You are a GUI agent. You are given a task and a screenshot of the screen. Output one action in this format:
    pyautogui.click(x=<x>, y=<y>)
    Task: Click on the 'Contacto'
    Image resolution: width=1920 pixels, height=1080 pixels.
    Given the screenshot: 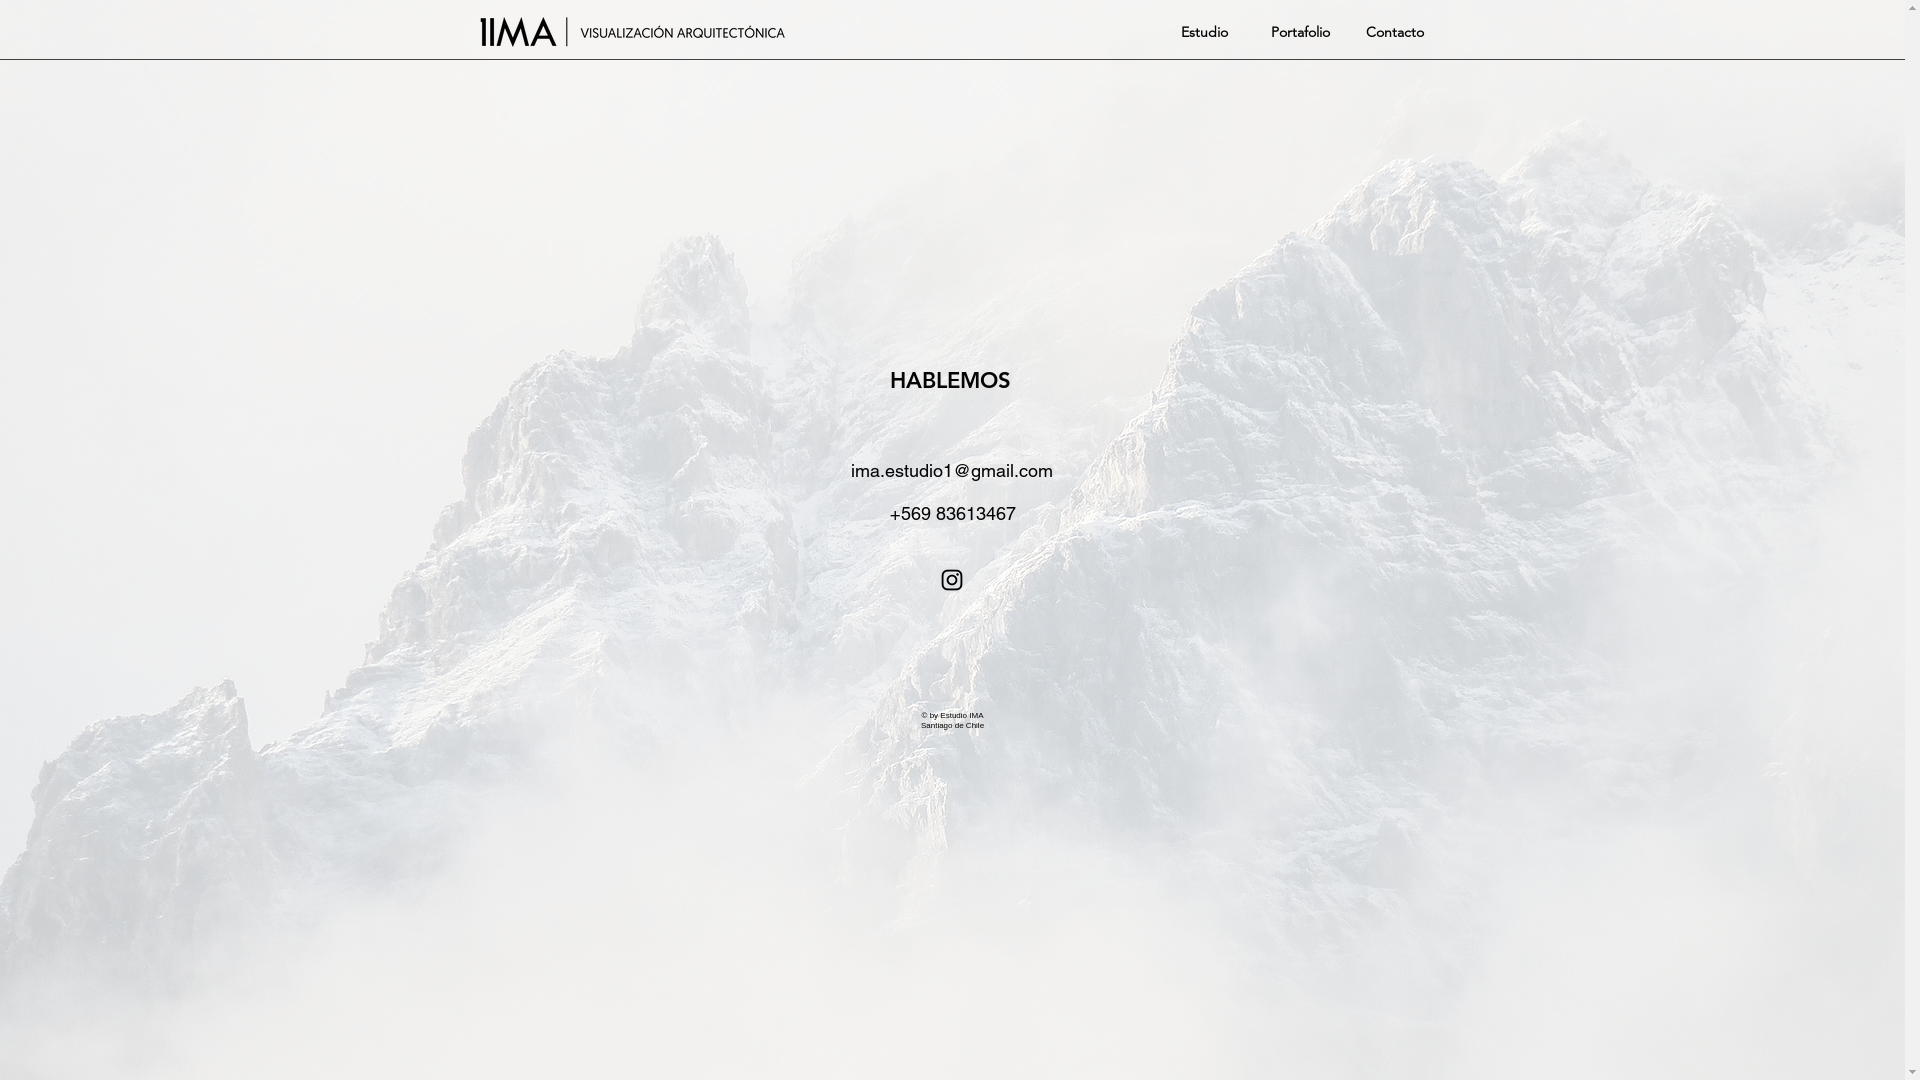 What is the action you would take?
    pyautogui.click(x=1365, y=32)
    